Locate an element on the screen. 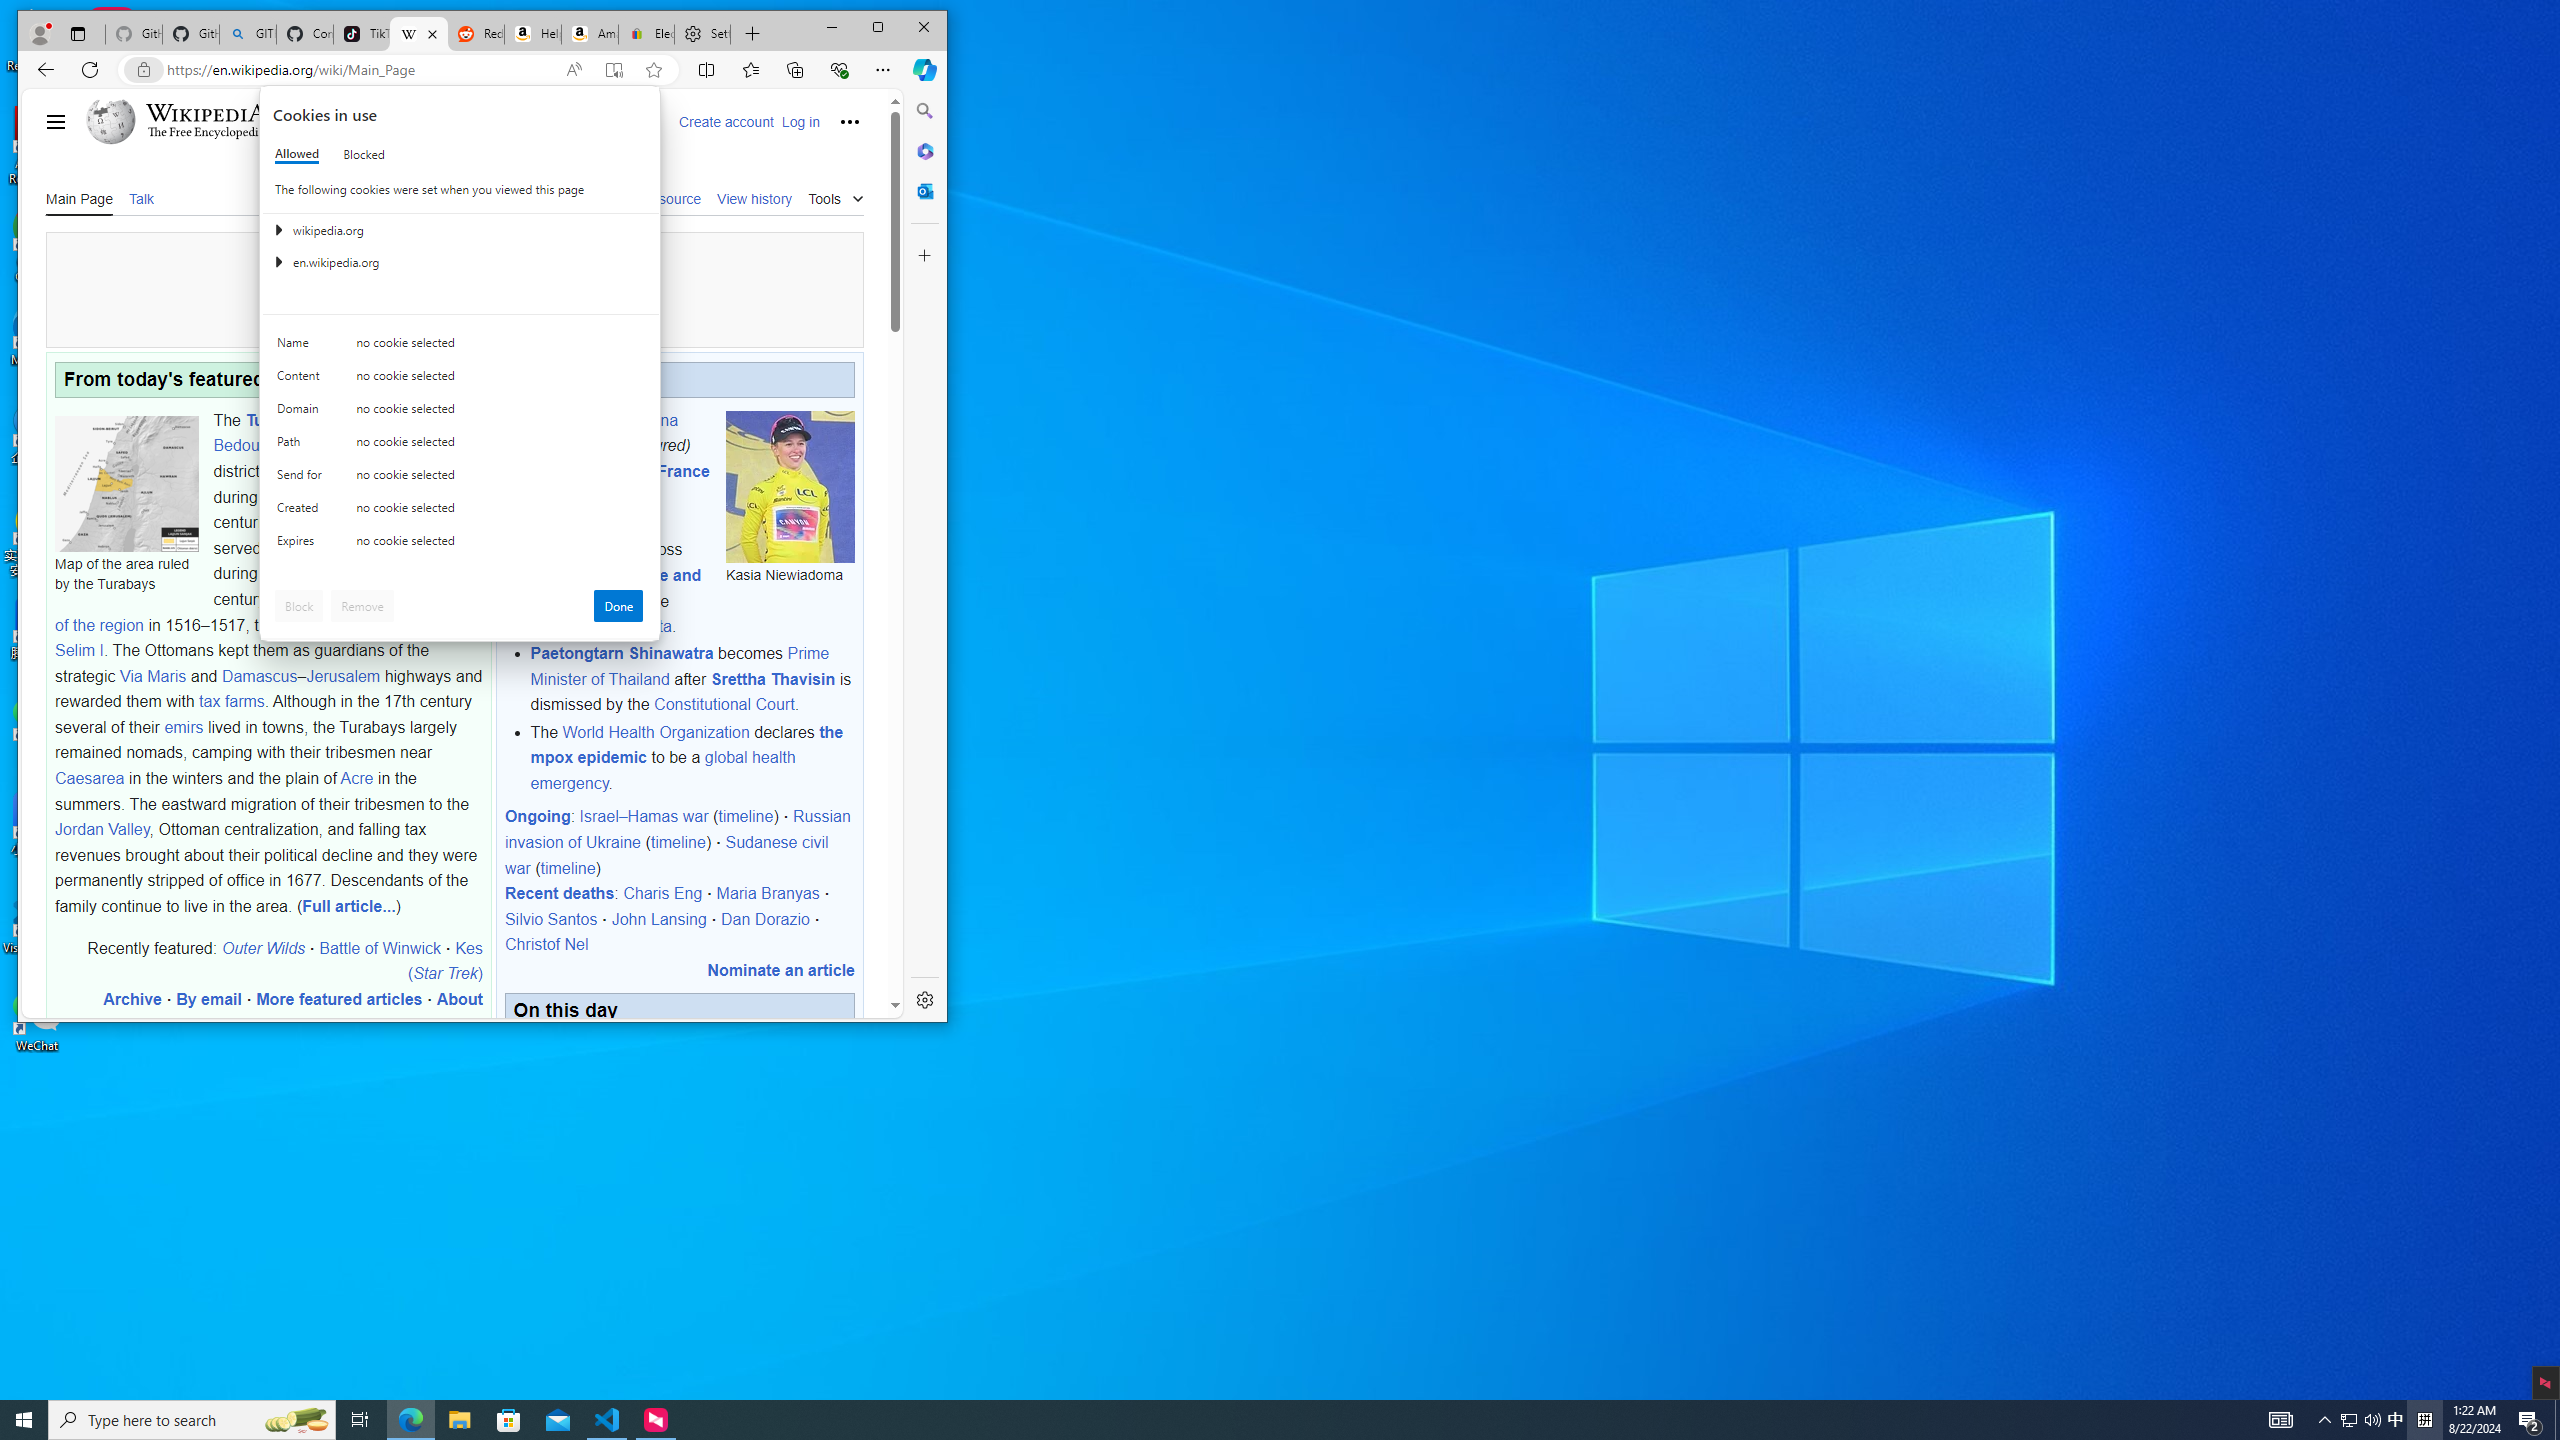 This screenshot has height=1440, width=2560. 'Type here to search' is located at coordinates (191, 1418).